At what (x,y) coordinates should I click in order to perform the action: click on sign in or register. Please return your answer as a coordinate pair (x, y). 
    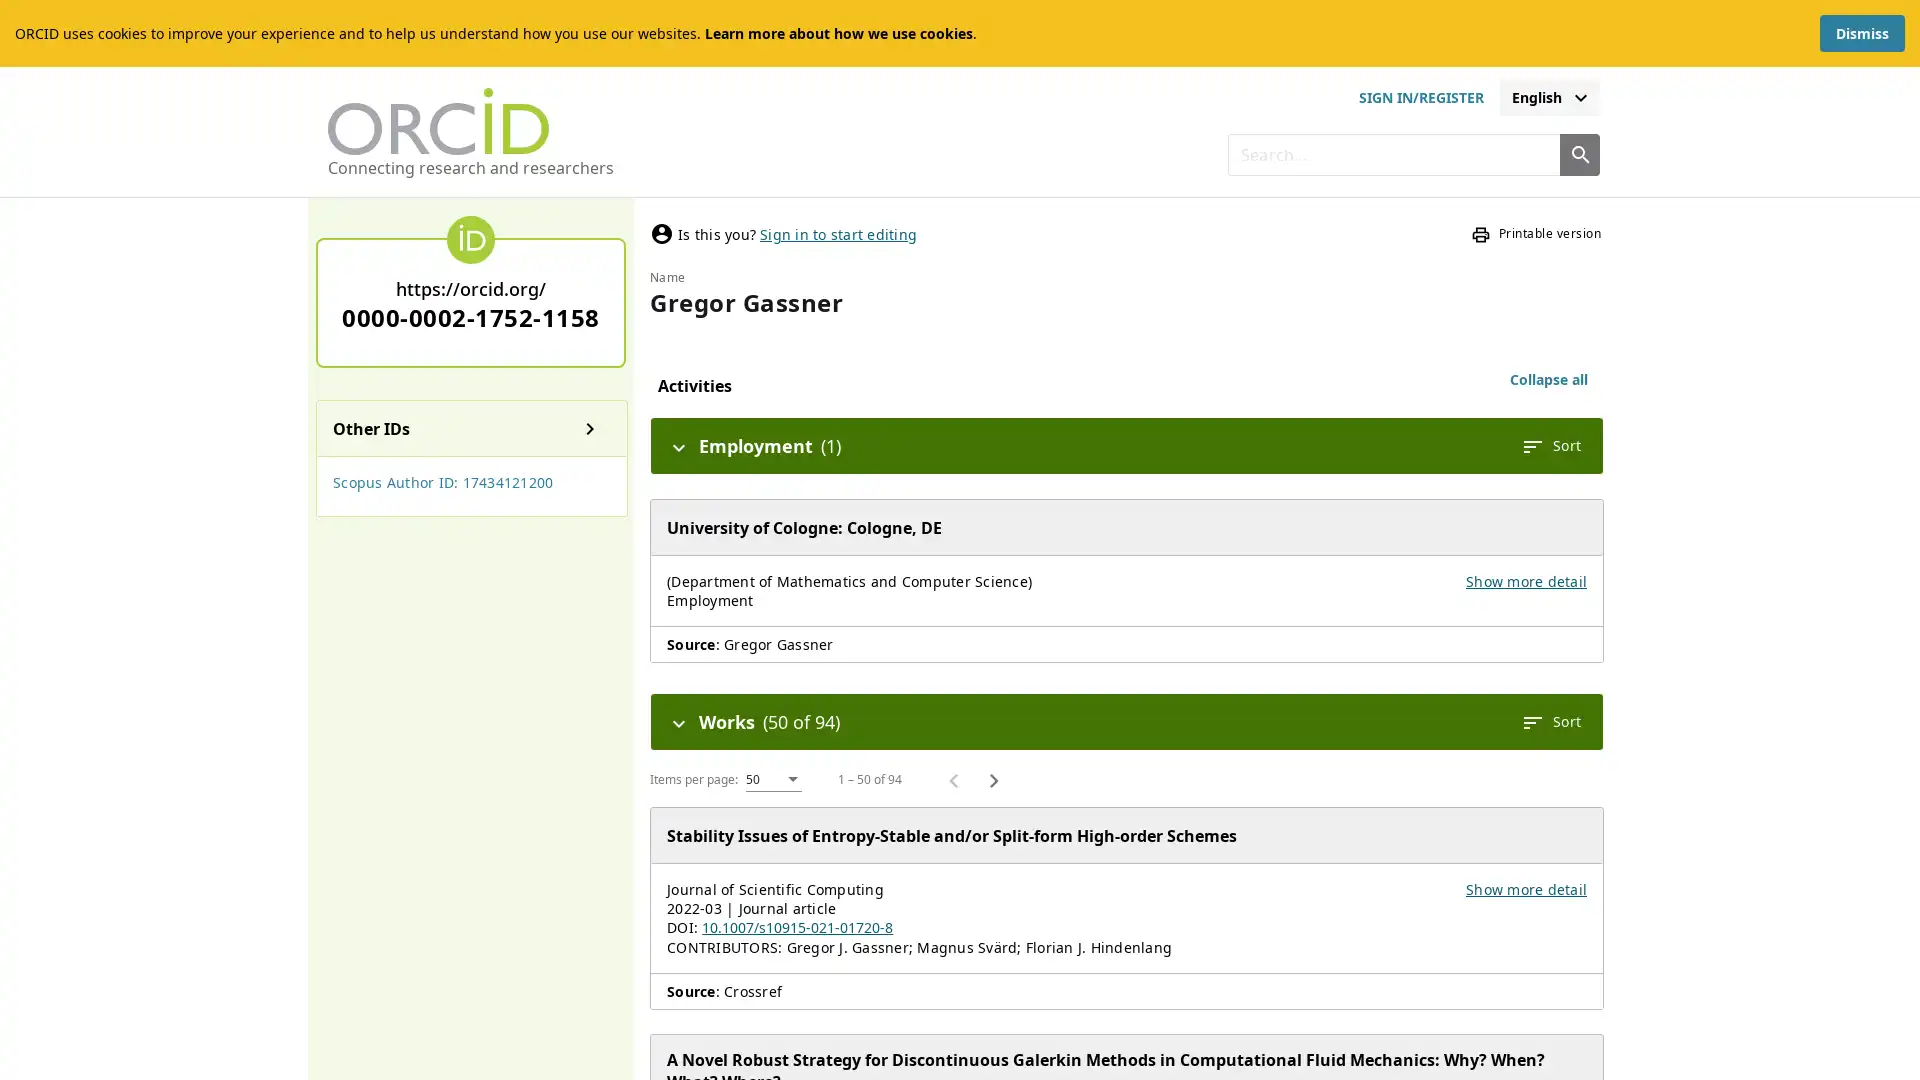
    Looking at the image, I should click on (1419, 97).